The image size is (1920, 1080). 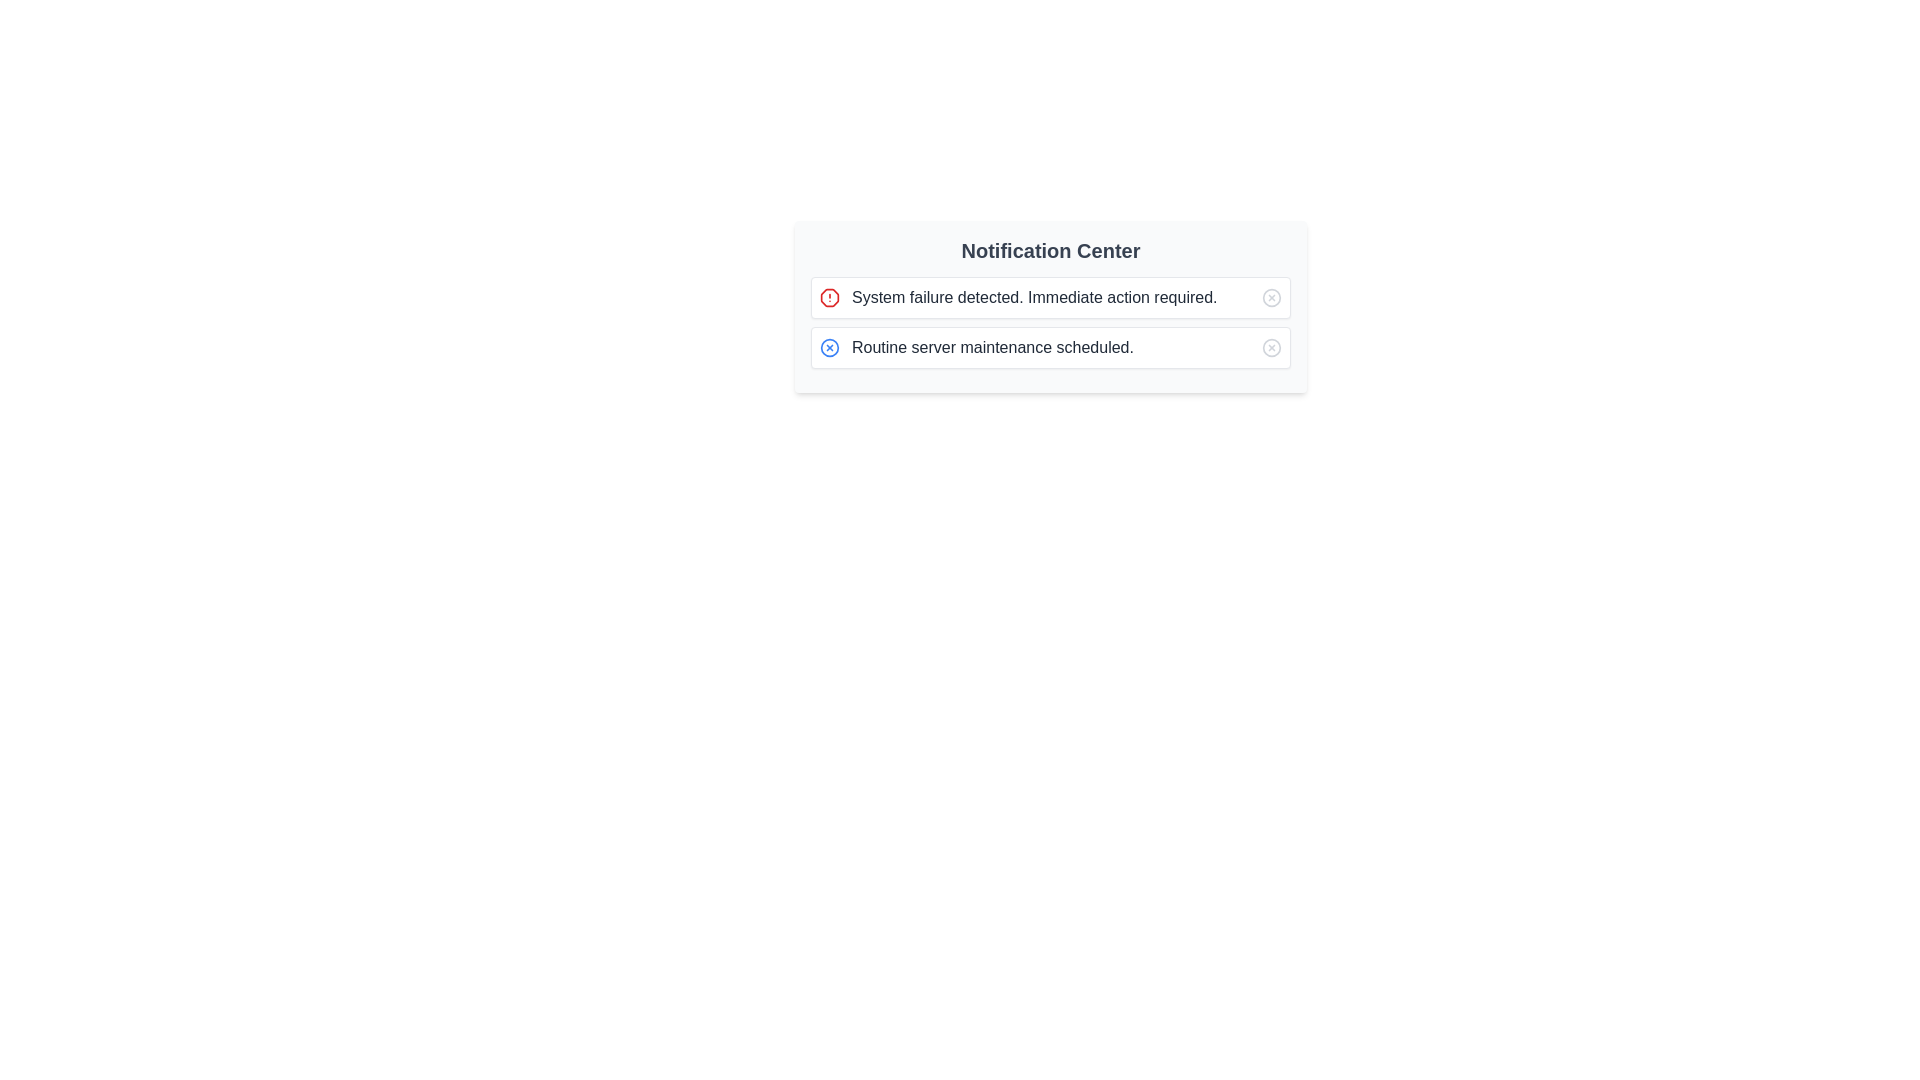 I want to click on the Informative Notification Block that communicates a critical system error, located in the Notification Center above the Routine server maintenance notification, so click(x=1050, y=297).